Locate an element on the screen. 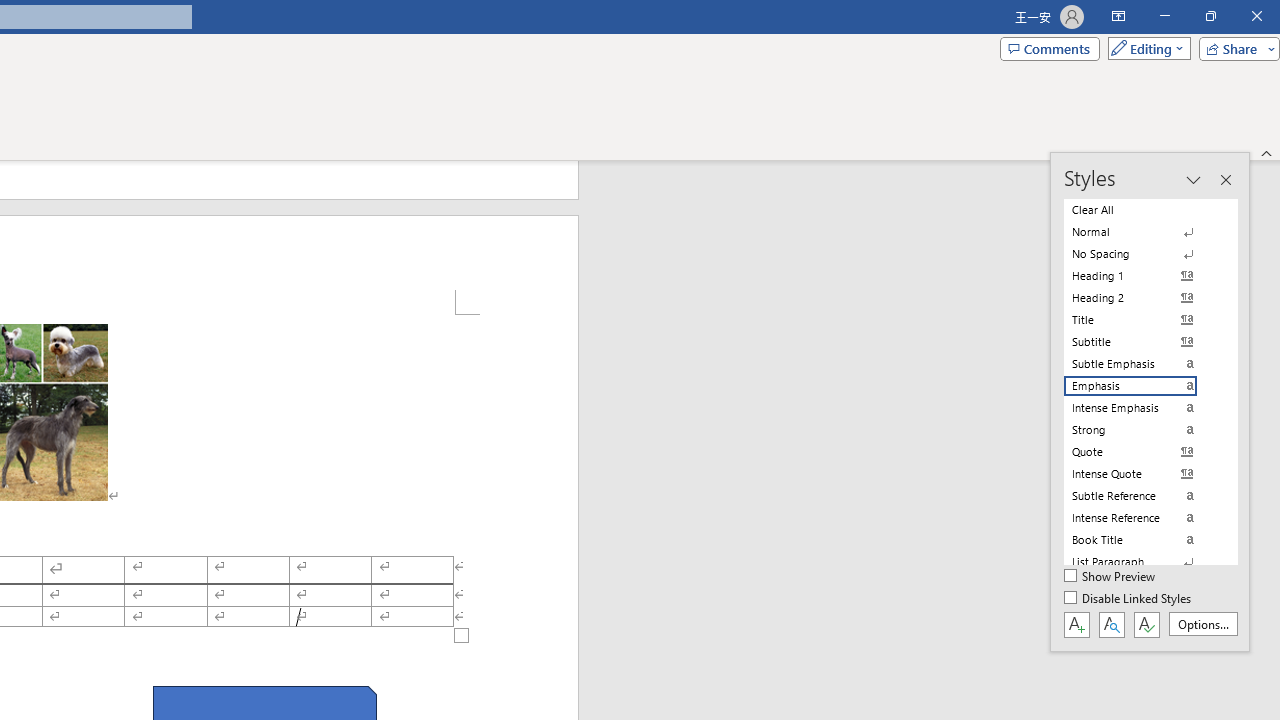 Image resolution: width=1280 pixels, height=720 pixels. 'Clear All' is located at coordinates (1142, 209).